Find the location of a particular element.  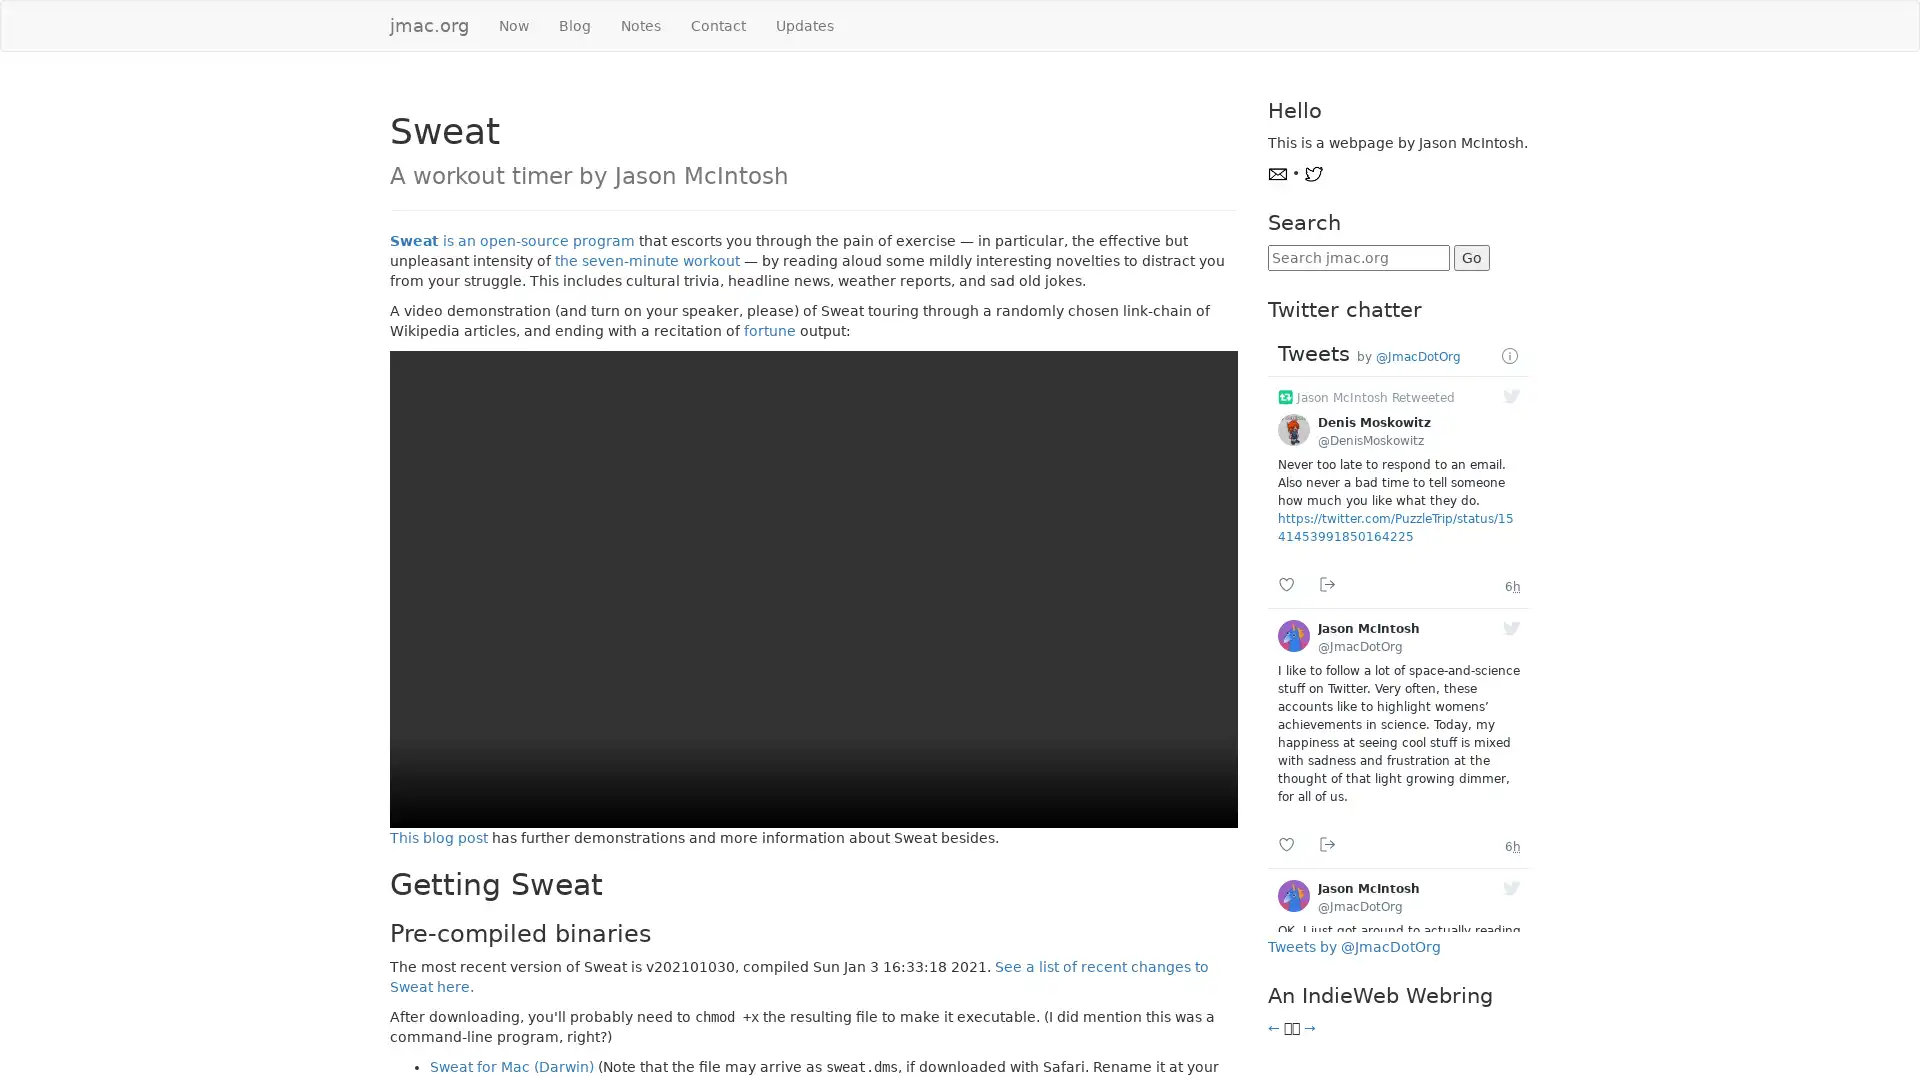

play is located at coordinates (412, 778).